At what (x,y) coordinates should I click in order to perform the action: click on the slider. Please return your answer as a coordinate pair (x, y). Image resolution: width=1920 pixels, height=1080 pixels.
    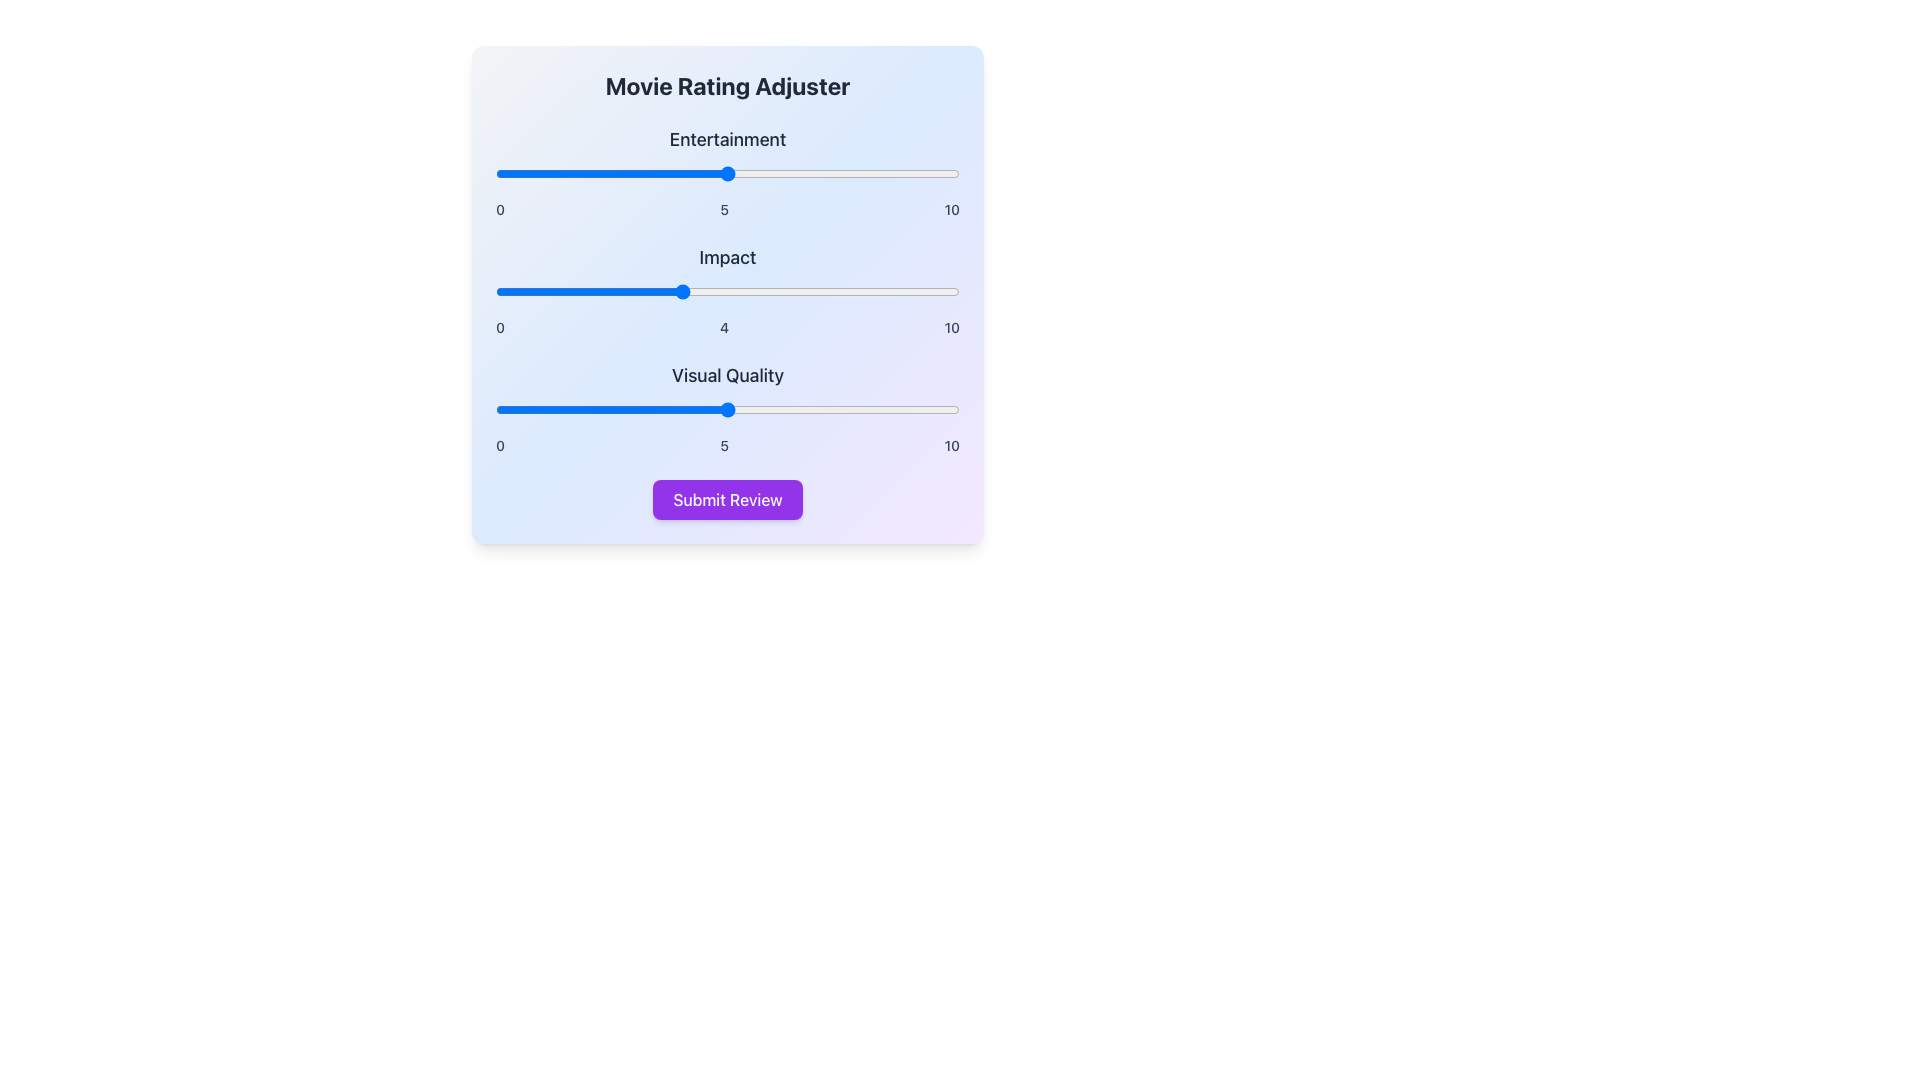
    Looking at the image, I should click on (773, 408).